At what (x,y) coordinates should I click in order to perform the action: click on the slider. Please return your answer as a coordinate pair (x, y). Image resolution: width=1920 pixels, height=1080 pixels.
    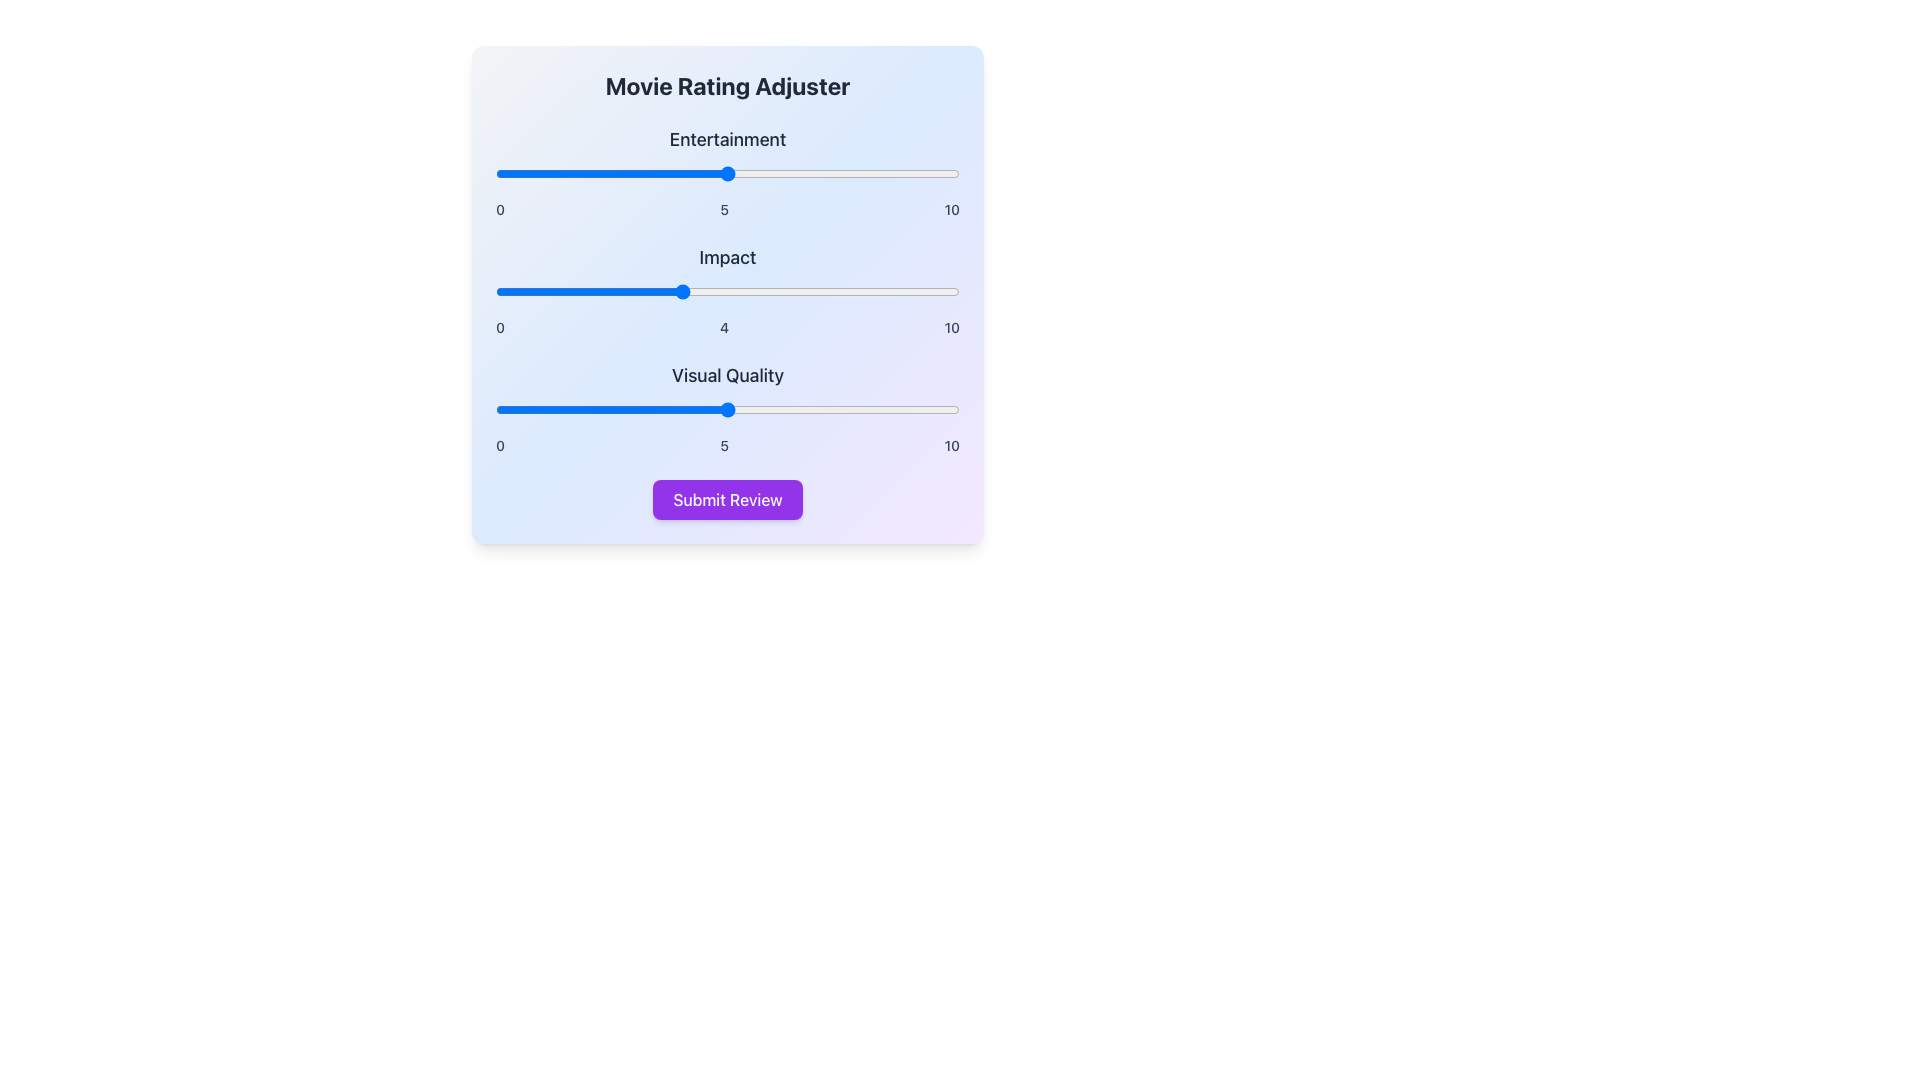
    Looking at the image, I should click on (773, 408).